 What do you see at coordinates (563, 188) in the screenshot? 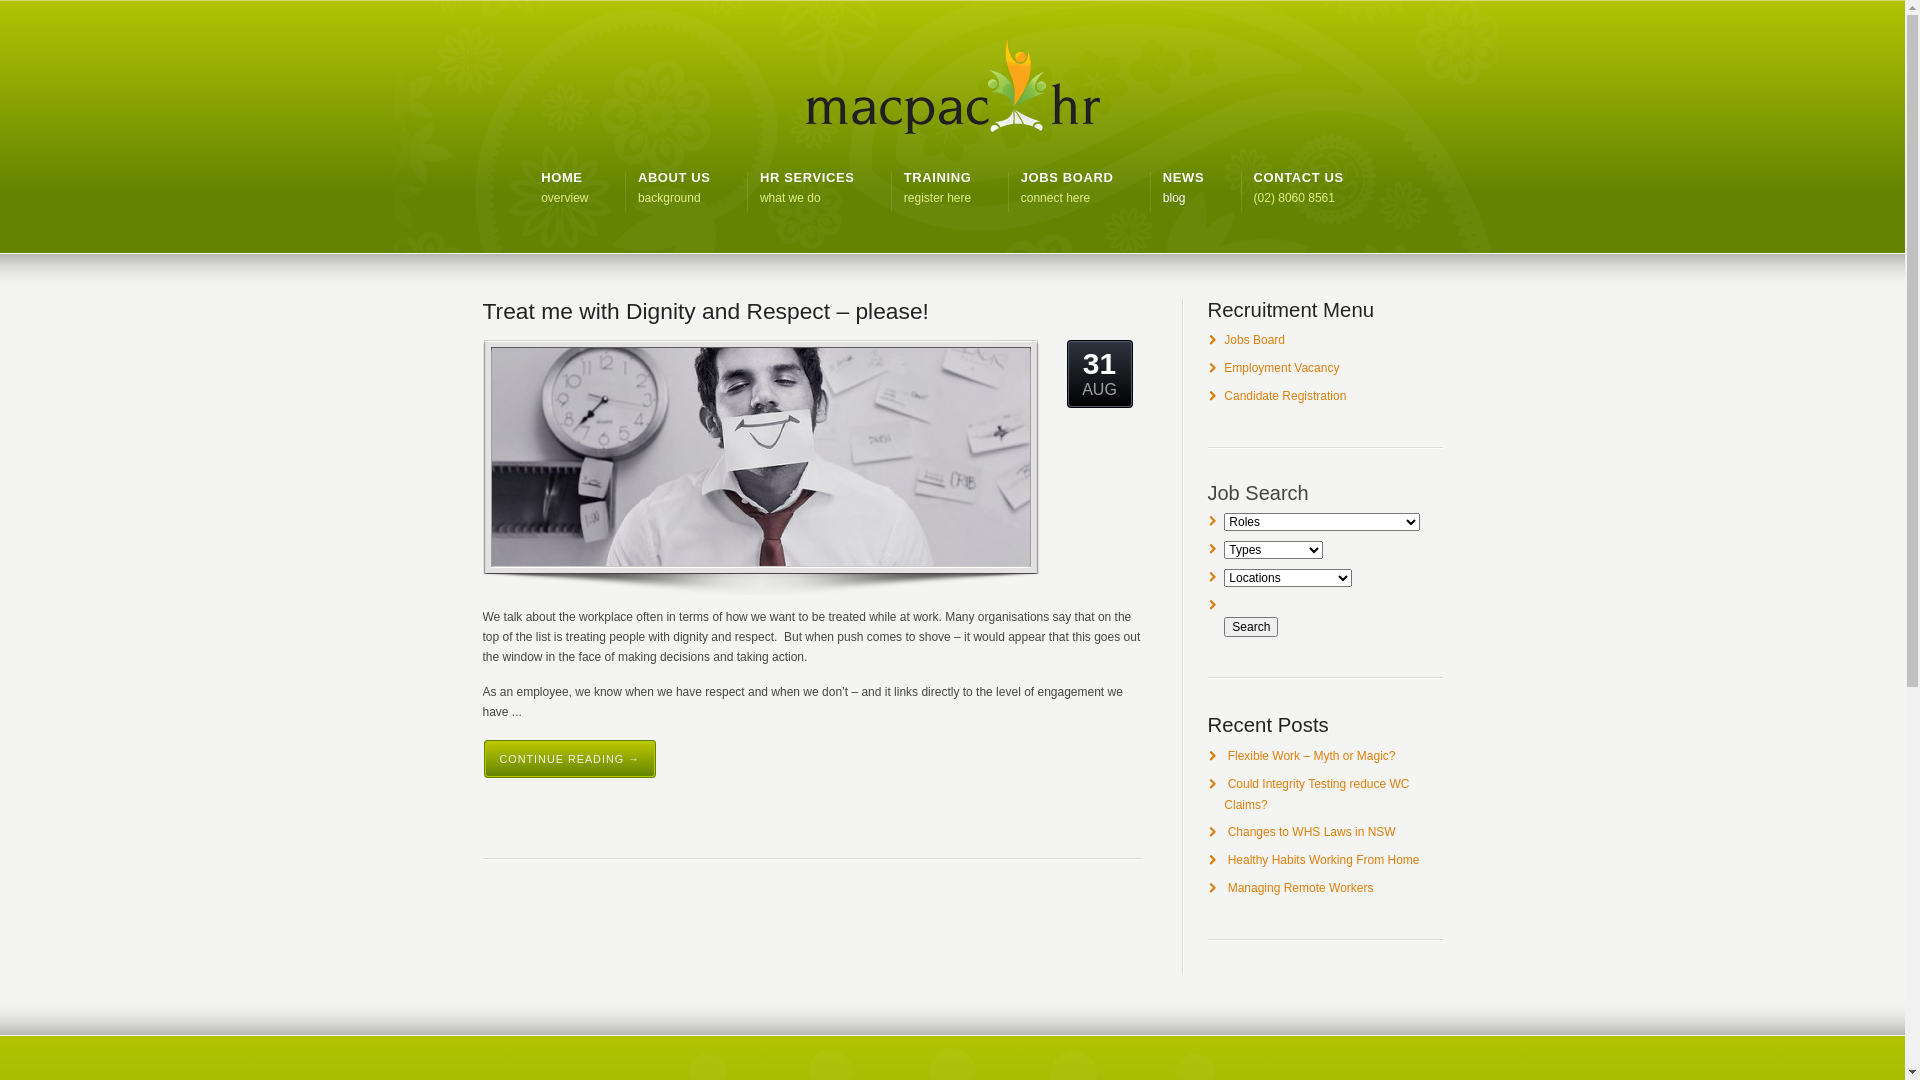
I see `'HOME` at bounding box center [563, 188].